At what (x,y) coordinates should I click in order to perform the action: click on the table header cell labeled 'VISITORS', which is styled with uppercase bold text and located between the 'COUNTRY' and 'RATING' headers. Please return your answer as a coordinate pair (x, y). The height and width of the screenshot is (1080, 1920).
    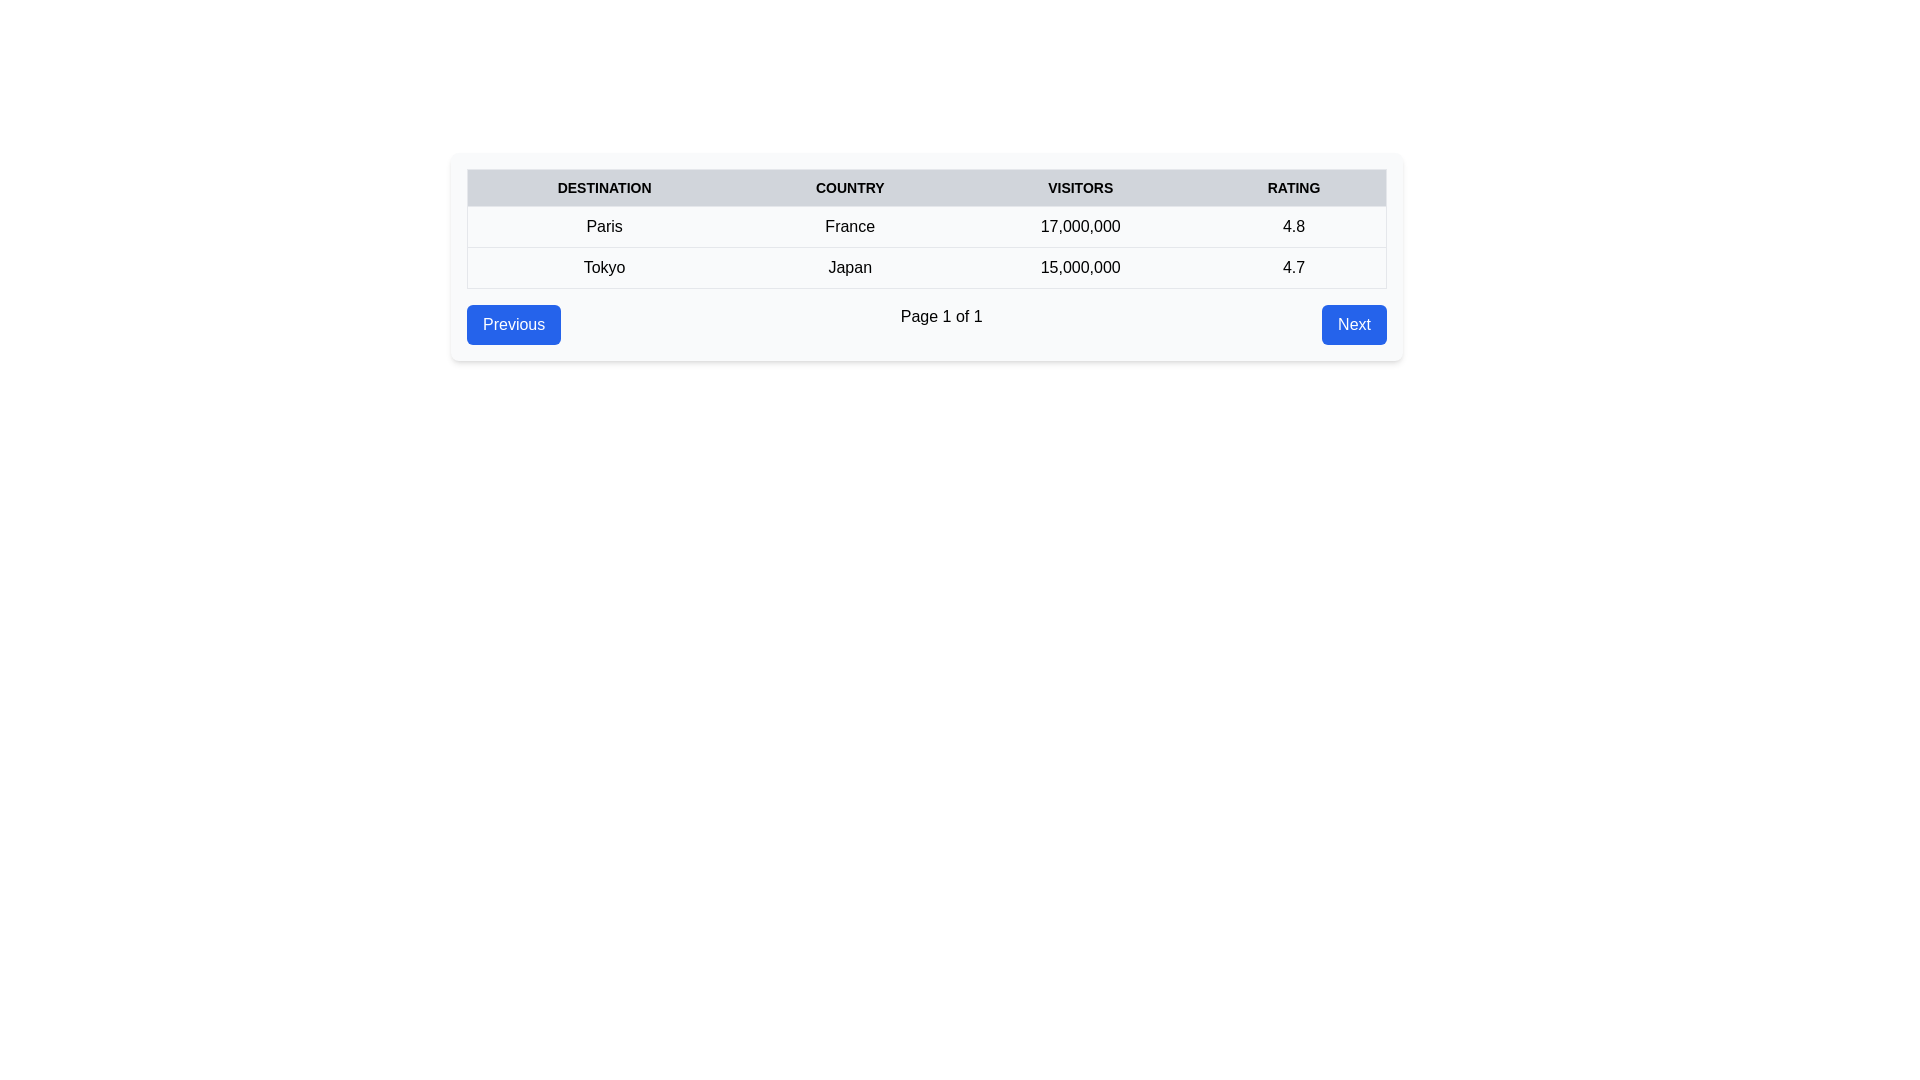
    Looking at the image, I should click on (1079, 188).